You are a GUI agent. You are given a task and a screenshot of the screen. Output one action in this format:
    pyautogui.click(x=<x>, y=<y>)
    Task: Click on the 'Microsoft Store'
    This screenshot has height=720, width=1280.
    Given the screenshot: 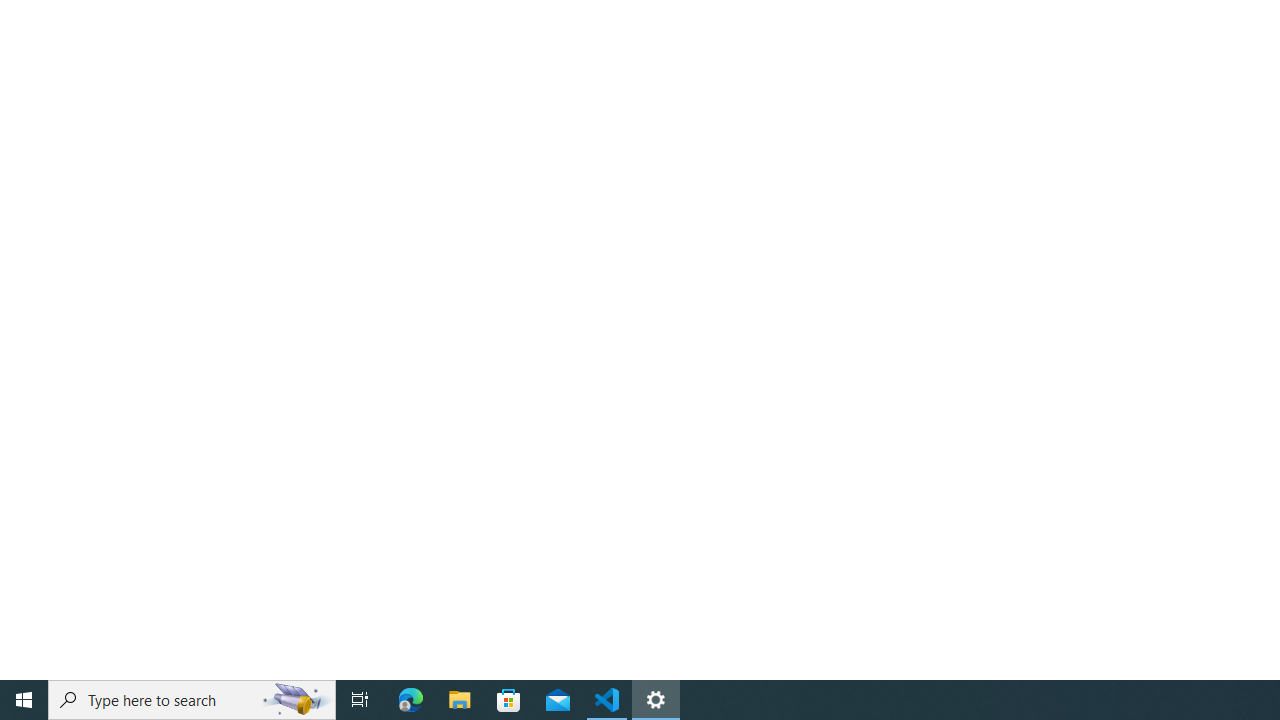 What is the action you would take?
    pyautogui.click(x=509, y=698)
    